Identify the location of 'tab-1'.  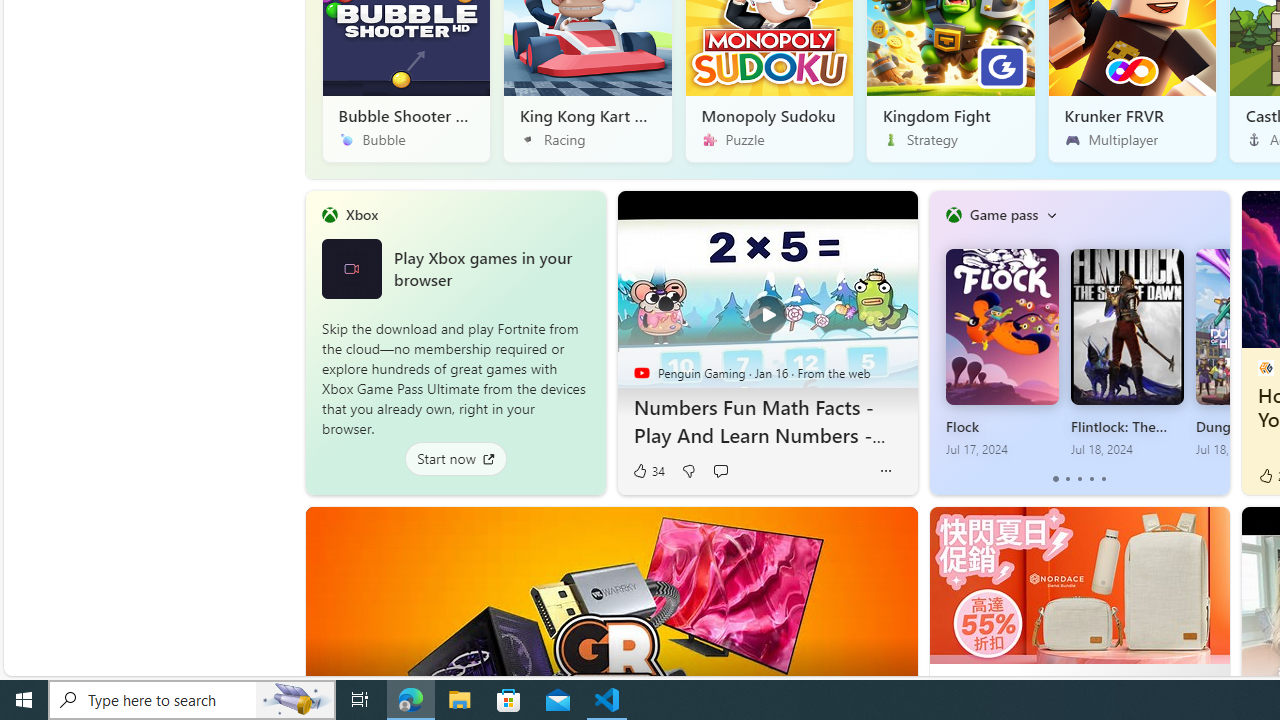
(1066, 479).